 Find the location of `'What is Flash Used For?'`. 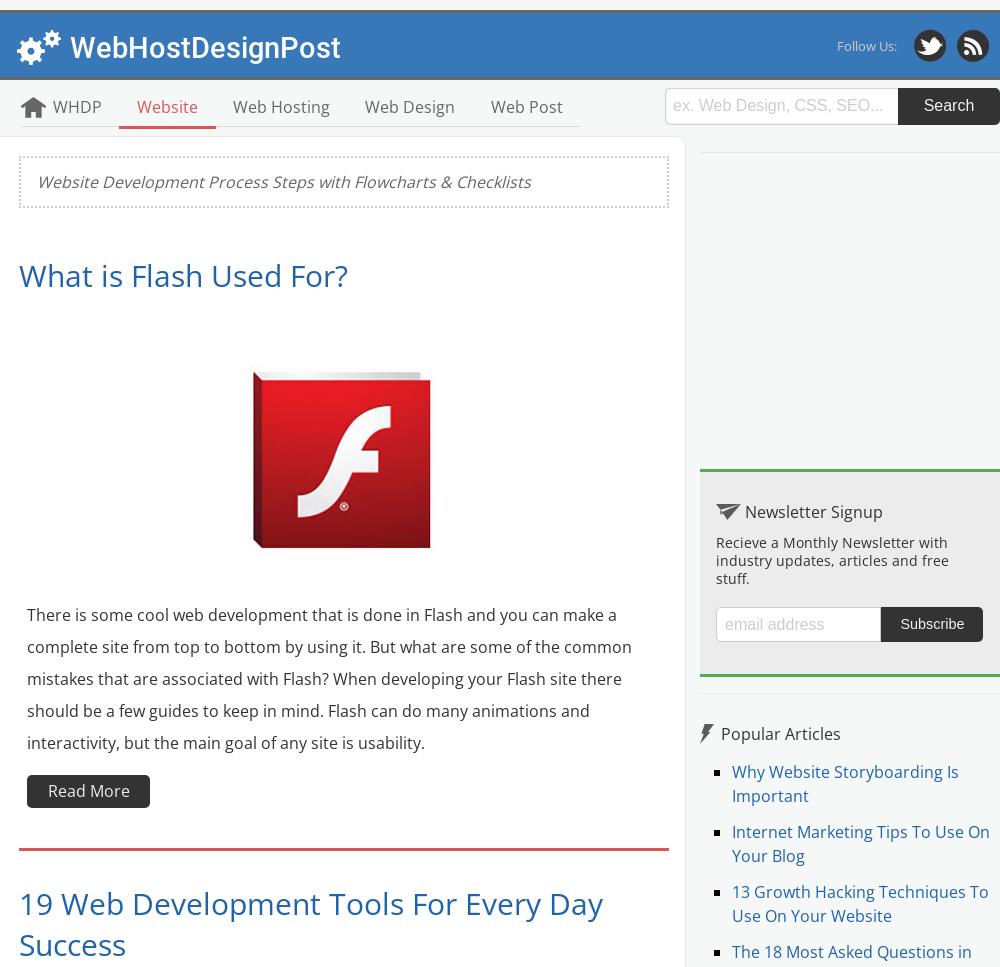

'What is Flash Used For?' is located at coordinates (183, 274).